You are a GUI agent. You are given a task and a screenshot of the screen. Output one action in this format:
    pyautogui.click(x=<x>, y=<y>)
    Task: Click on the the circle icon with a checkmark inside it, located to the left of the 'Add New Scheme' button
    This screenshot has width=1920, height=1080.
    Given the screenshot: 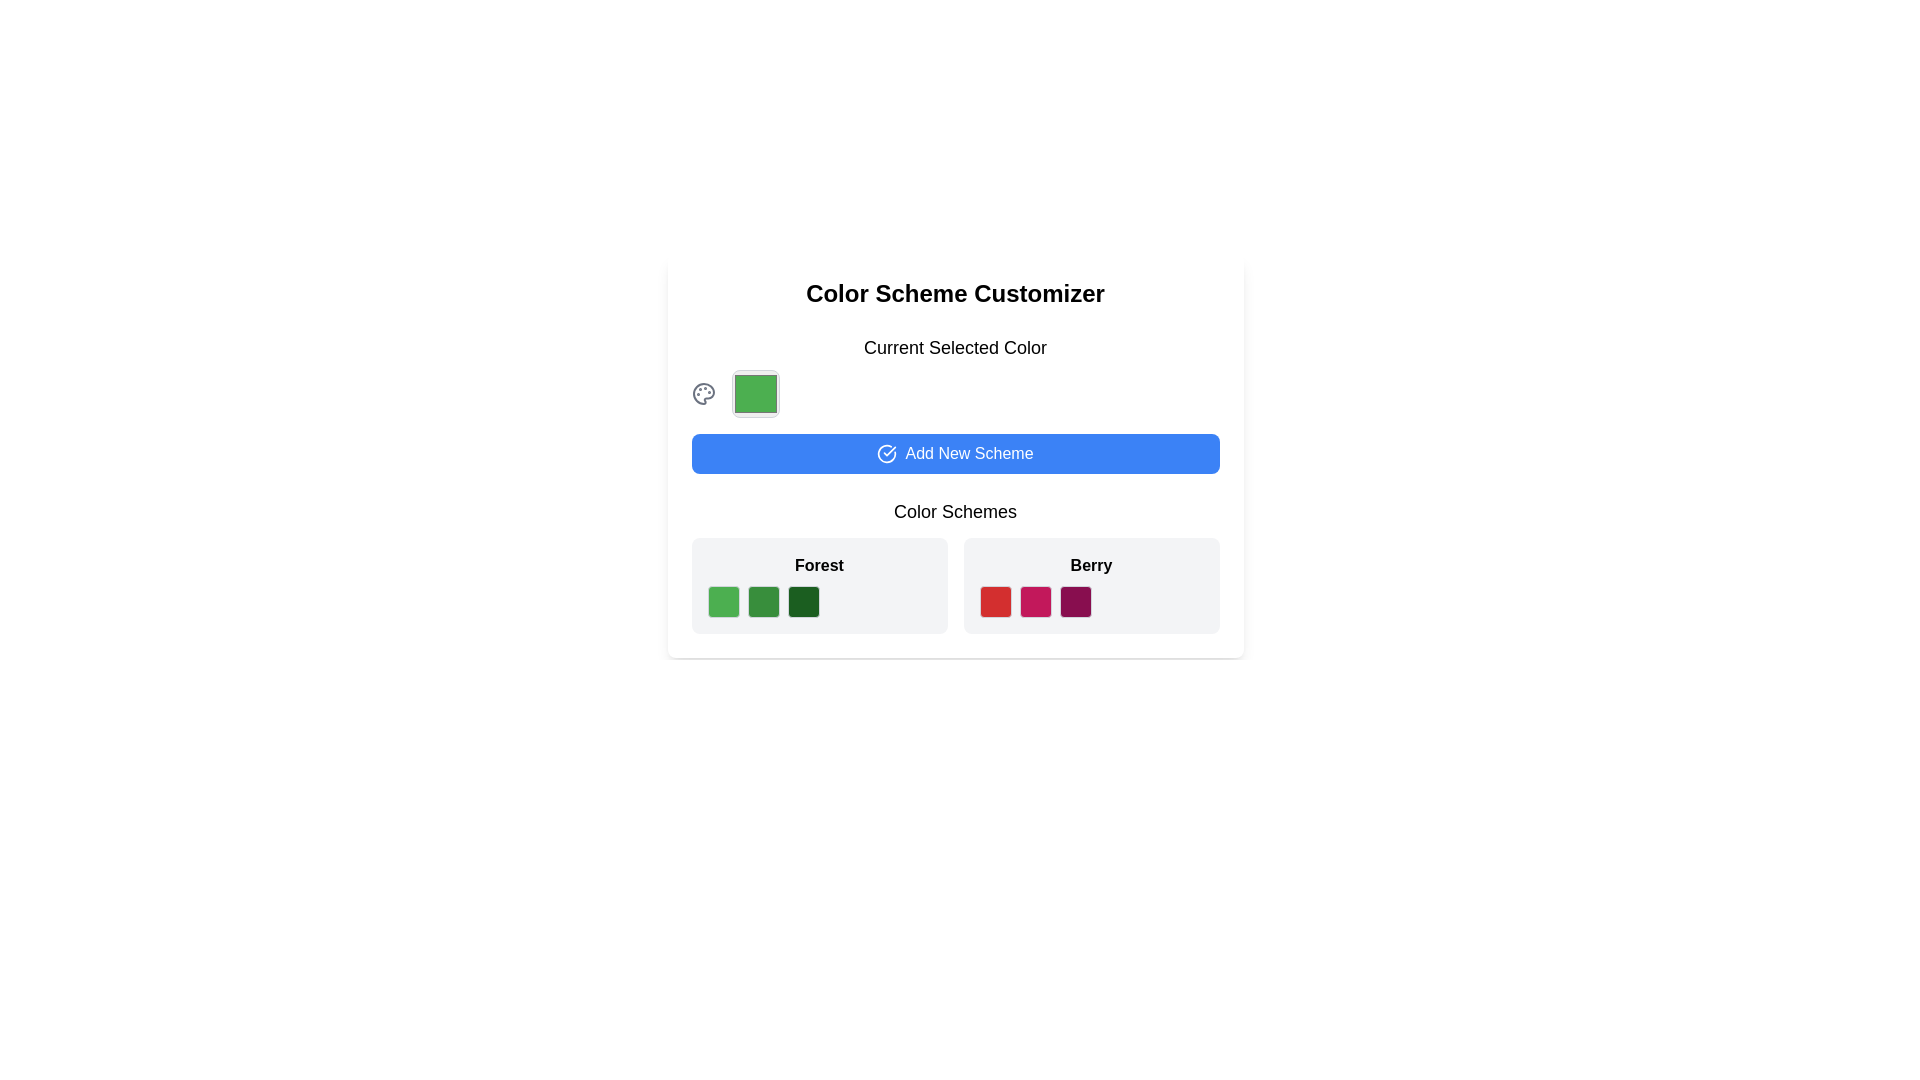 What is the action you would take?
    pyautogui.click(x=886, y=454)
    